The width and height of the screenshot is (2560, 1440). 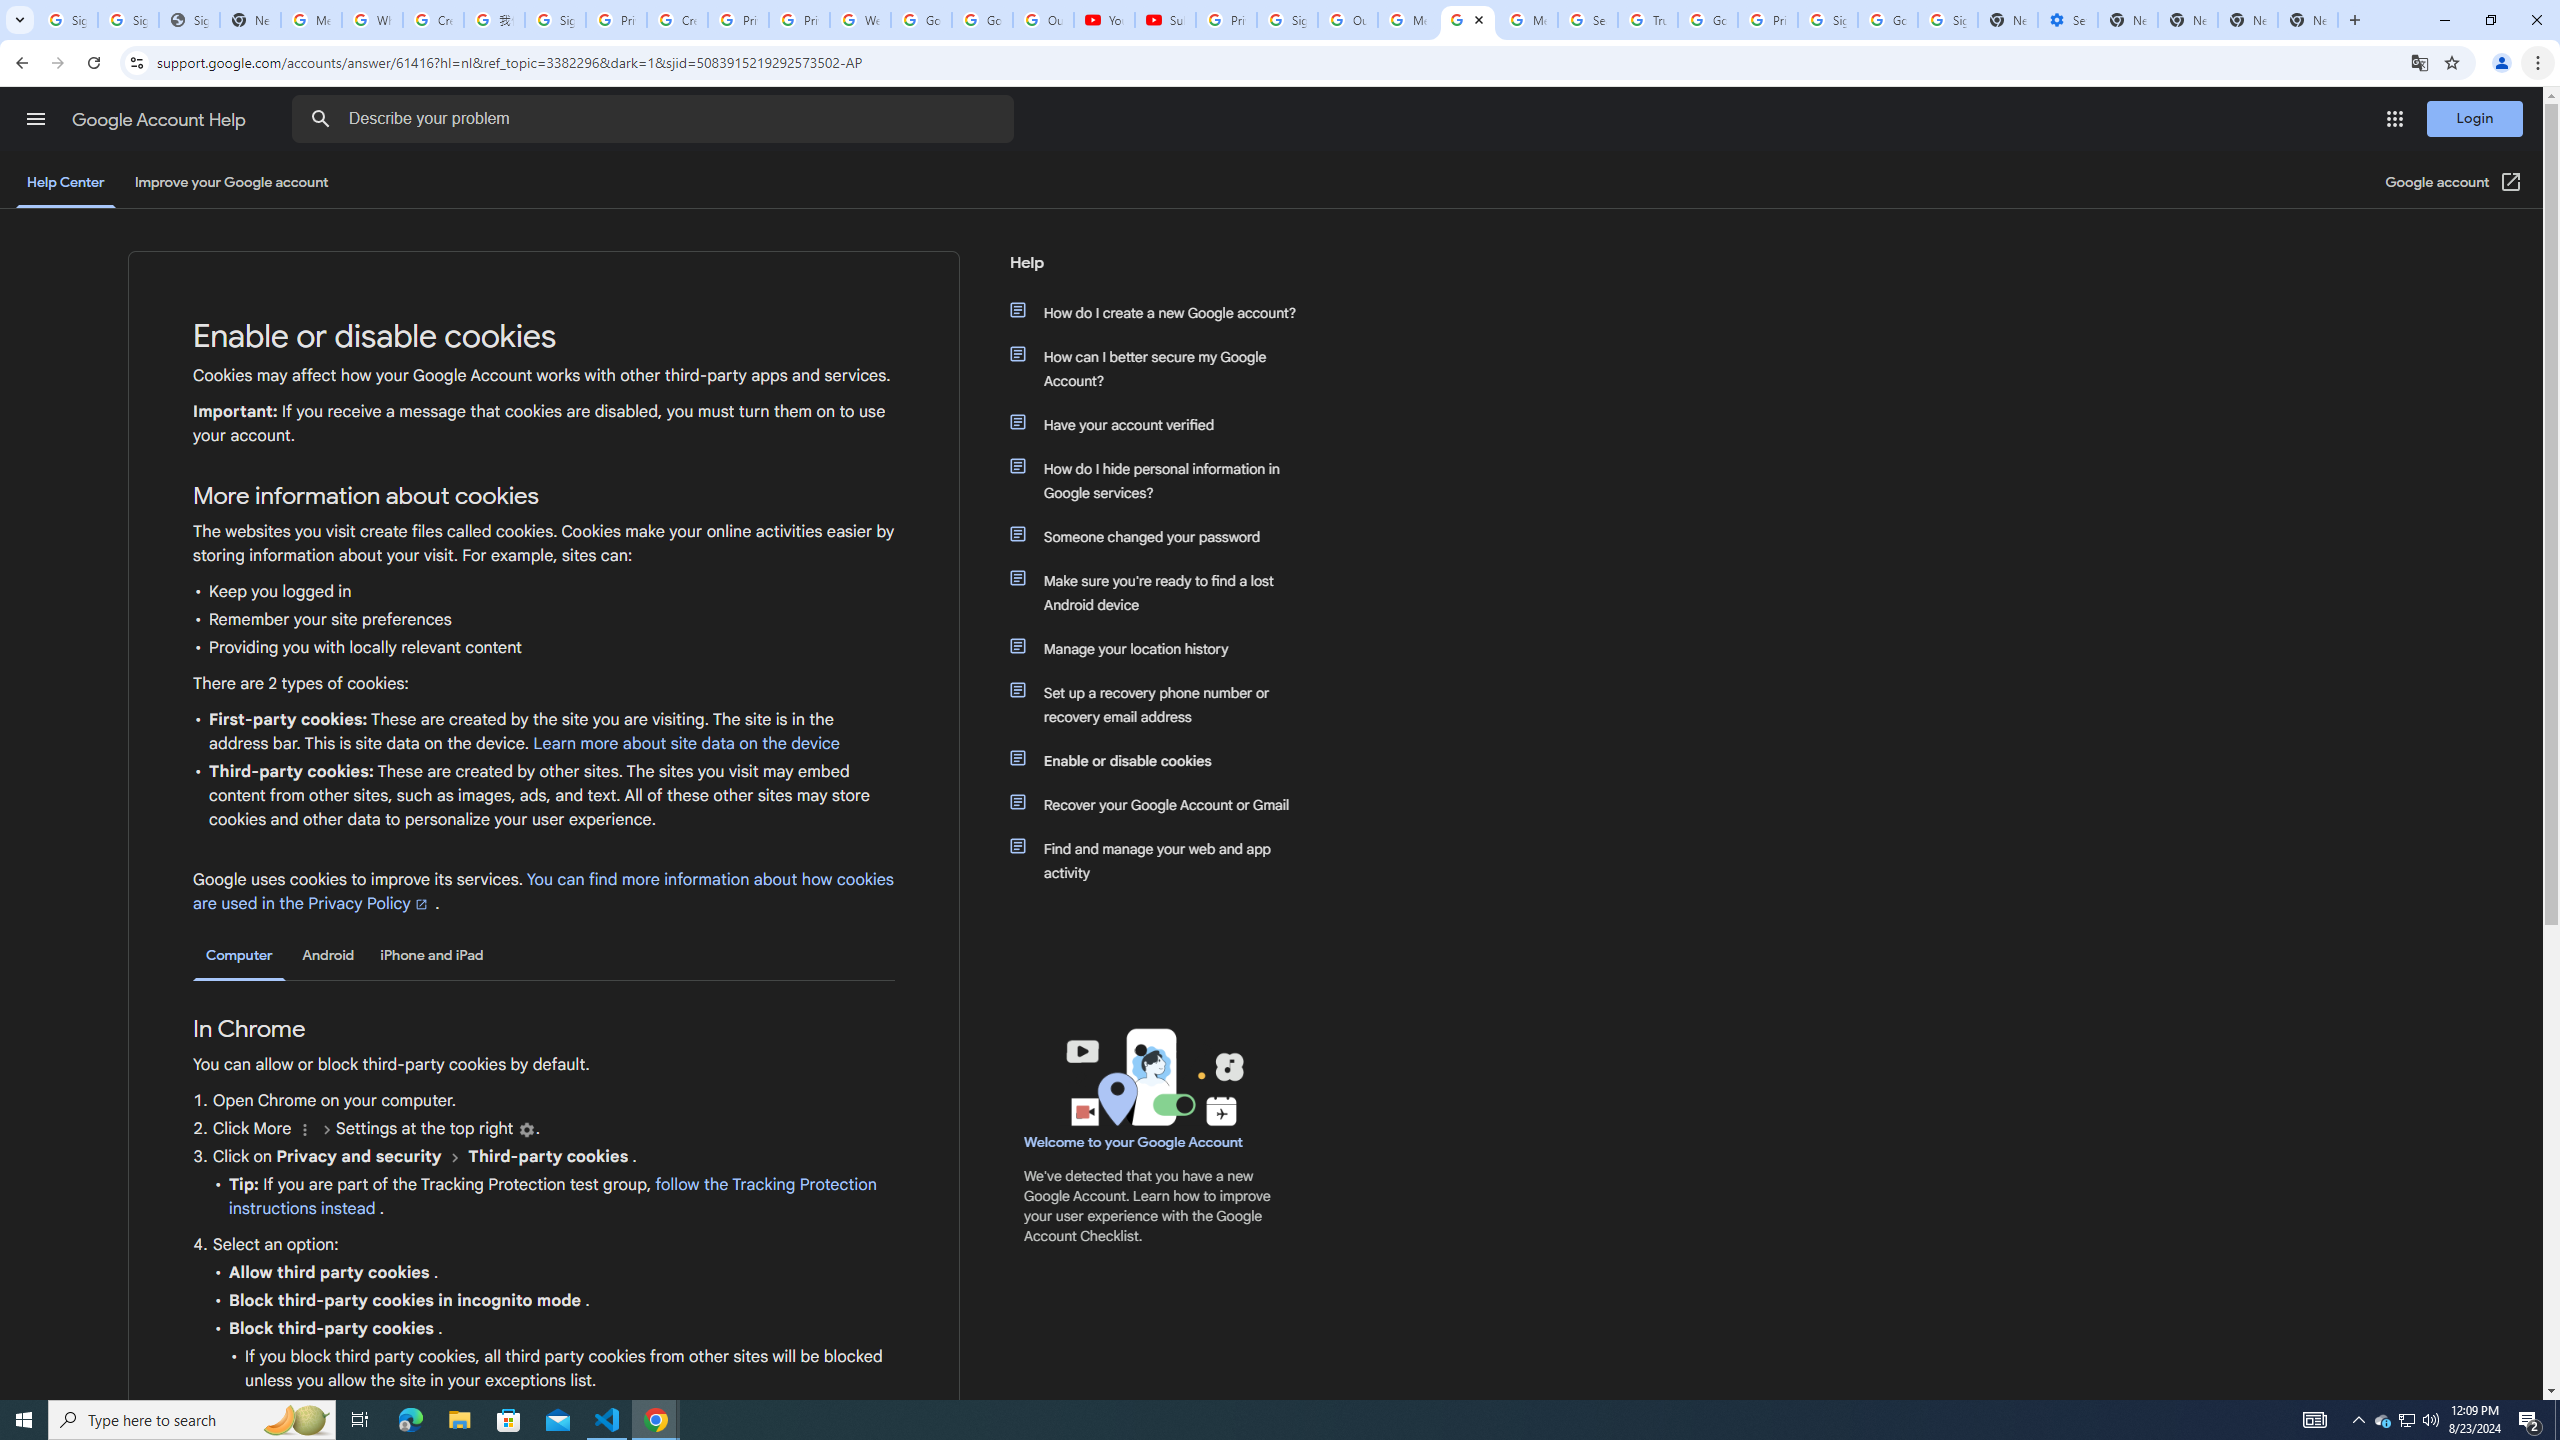 I want to click on 'How can I better secure my Google Account?', so click(x=1162, y=368).